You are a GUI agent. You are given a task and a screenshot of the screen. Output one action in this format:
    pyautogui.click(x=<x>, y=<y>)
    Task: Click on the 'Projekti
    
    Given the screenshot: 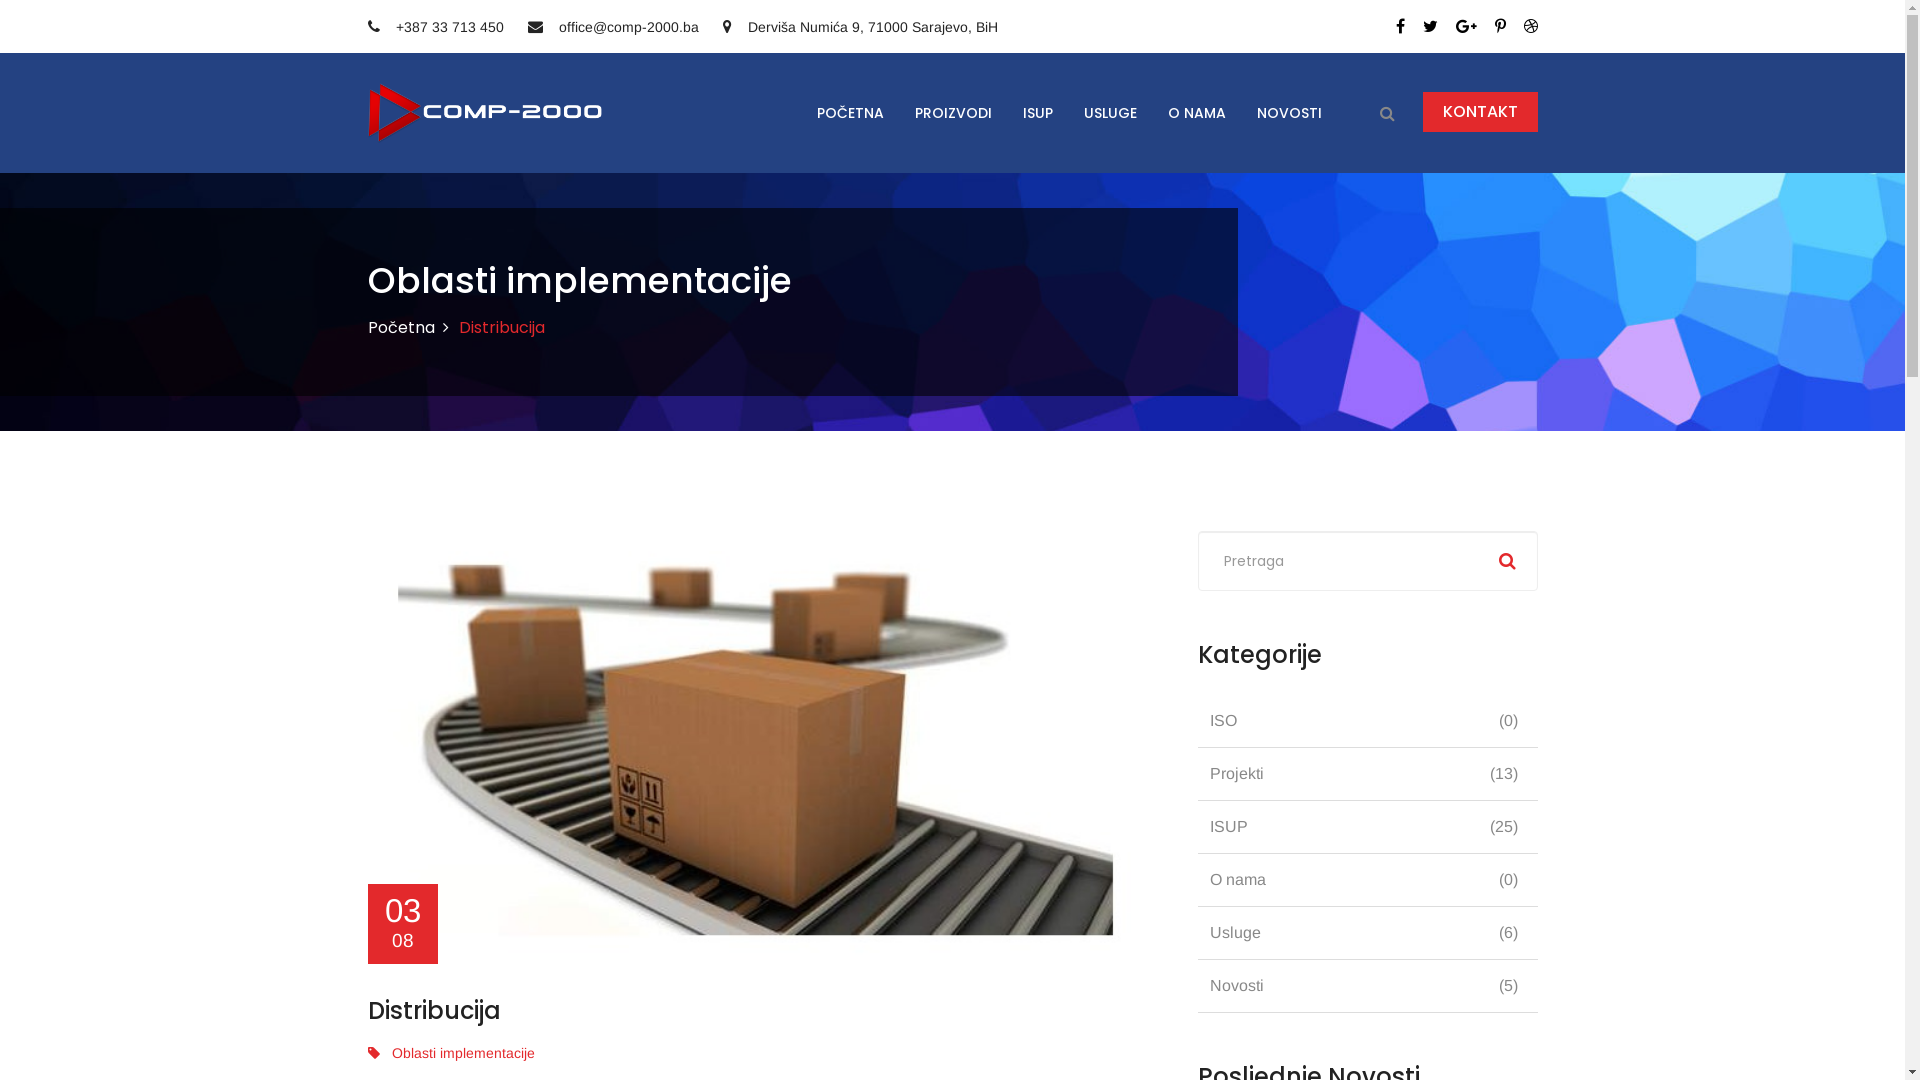 What is the action you would take?
    pyautogui.click(x=1367, y=773)
    